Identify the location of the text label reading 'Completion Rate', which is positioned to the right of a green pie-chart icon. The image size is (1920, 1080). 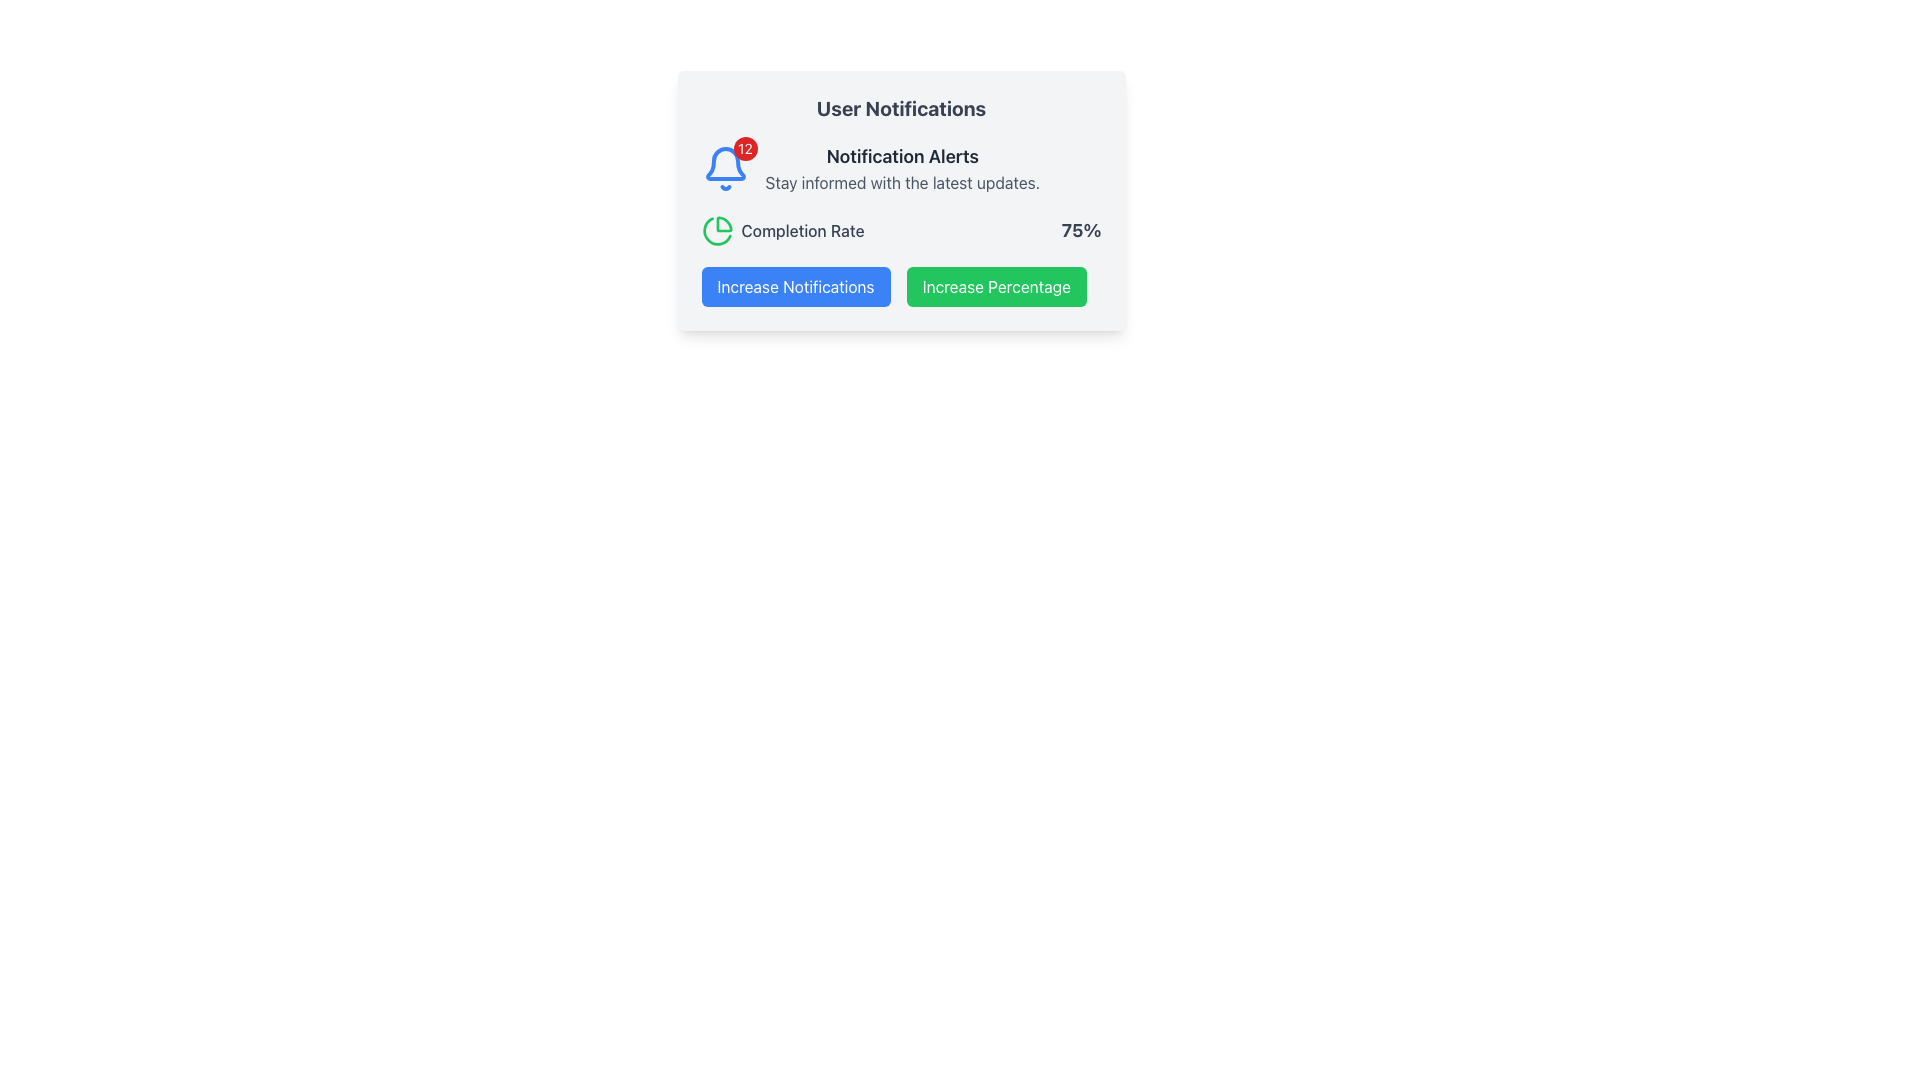
(802, 230).